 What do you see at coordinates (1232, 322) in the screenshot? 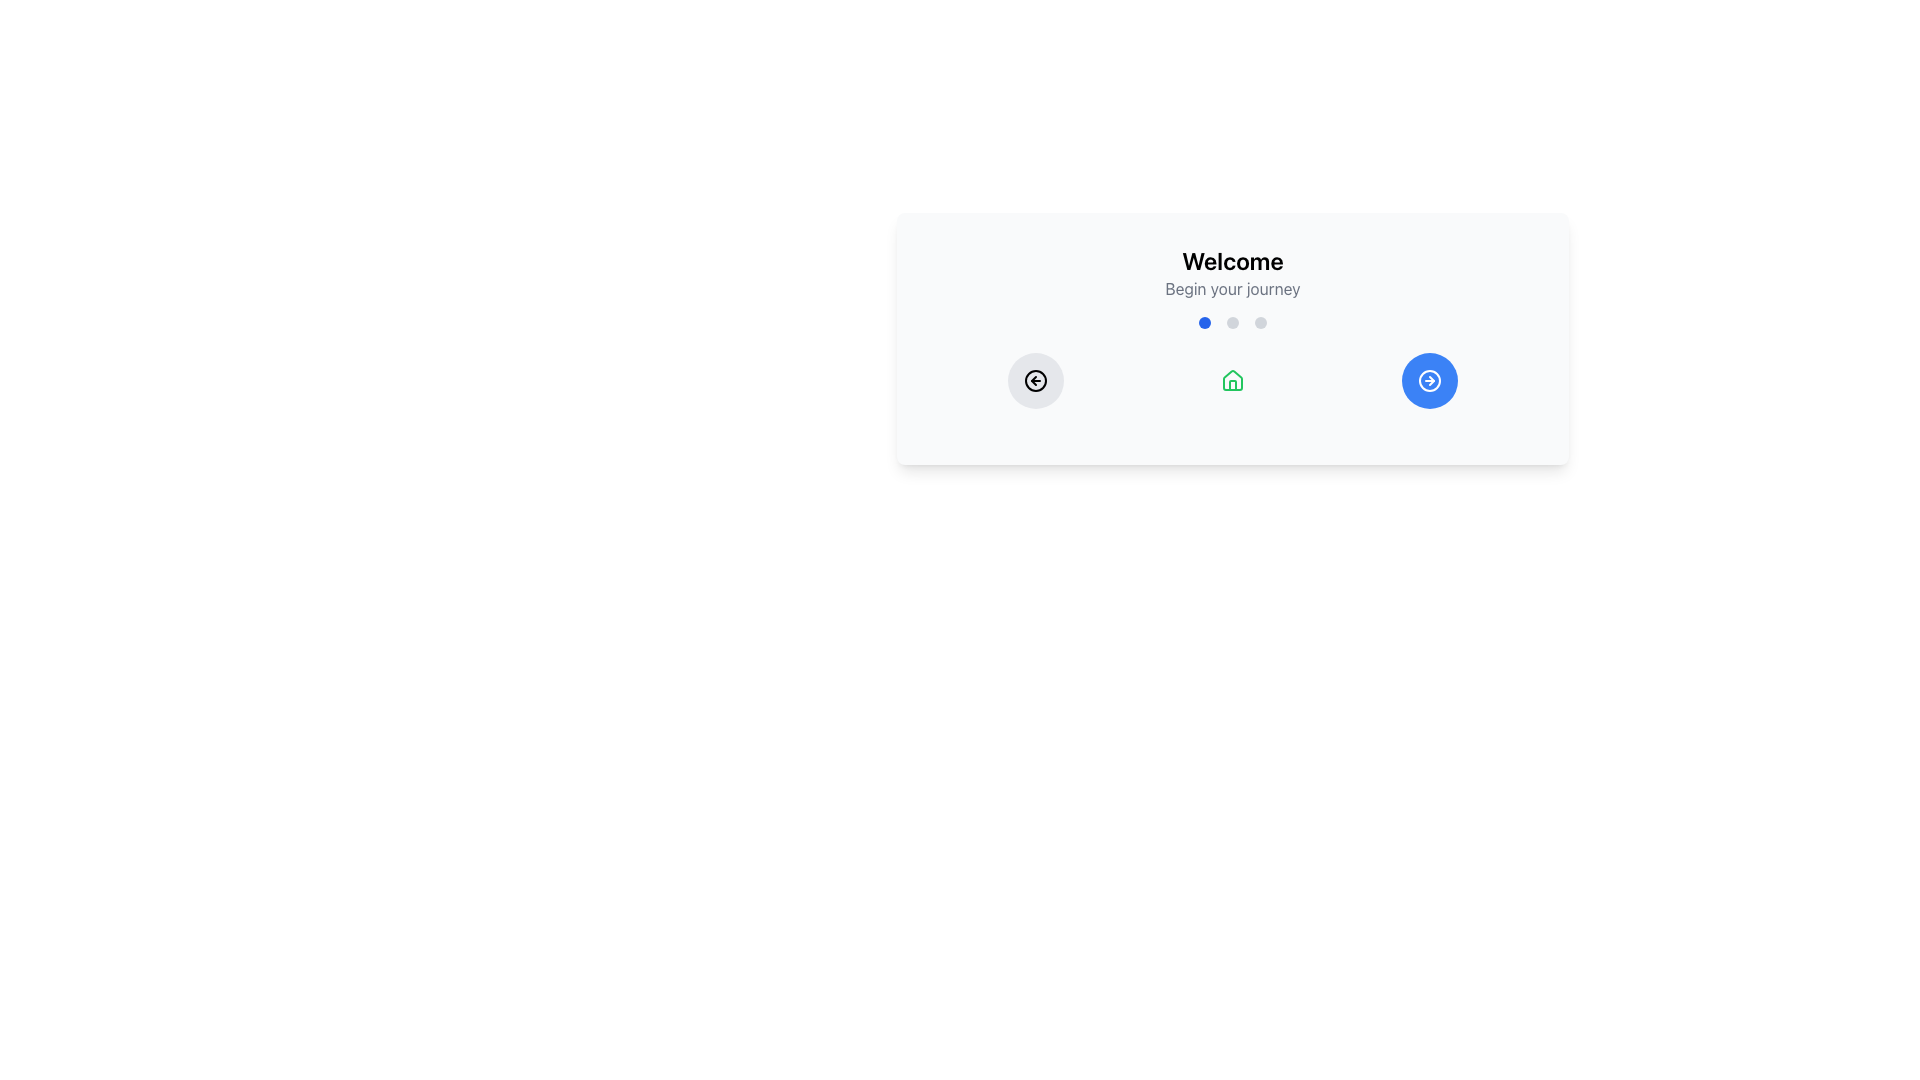
I see `the second circular inactive indicator located horizontally under the text 'Begin your journey'` at bounding box center [1232, 322].